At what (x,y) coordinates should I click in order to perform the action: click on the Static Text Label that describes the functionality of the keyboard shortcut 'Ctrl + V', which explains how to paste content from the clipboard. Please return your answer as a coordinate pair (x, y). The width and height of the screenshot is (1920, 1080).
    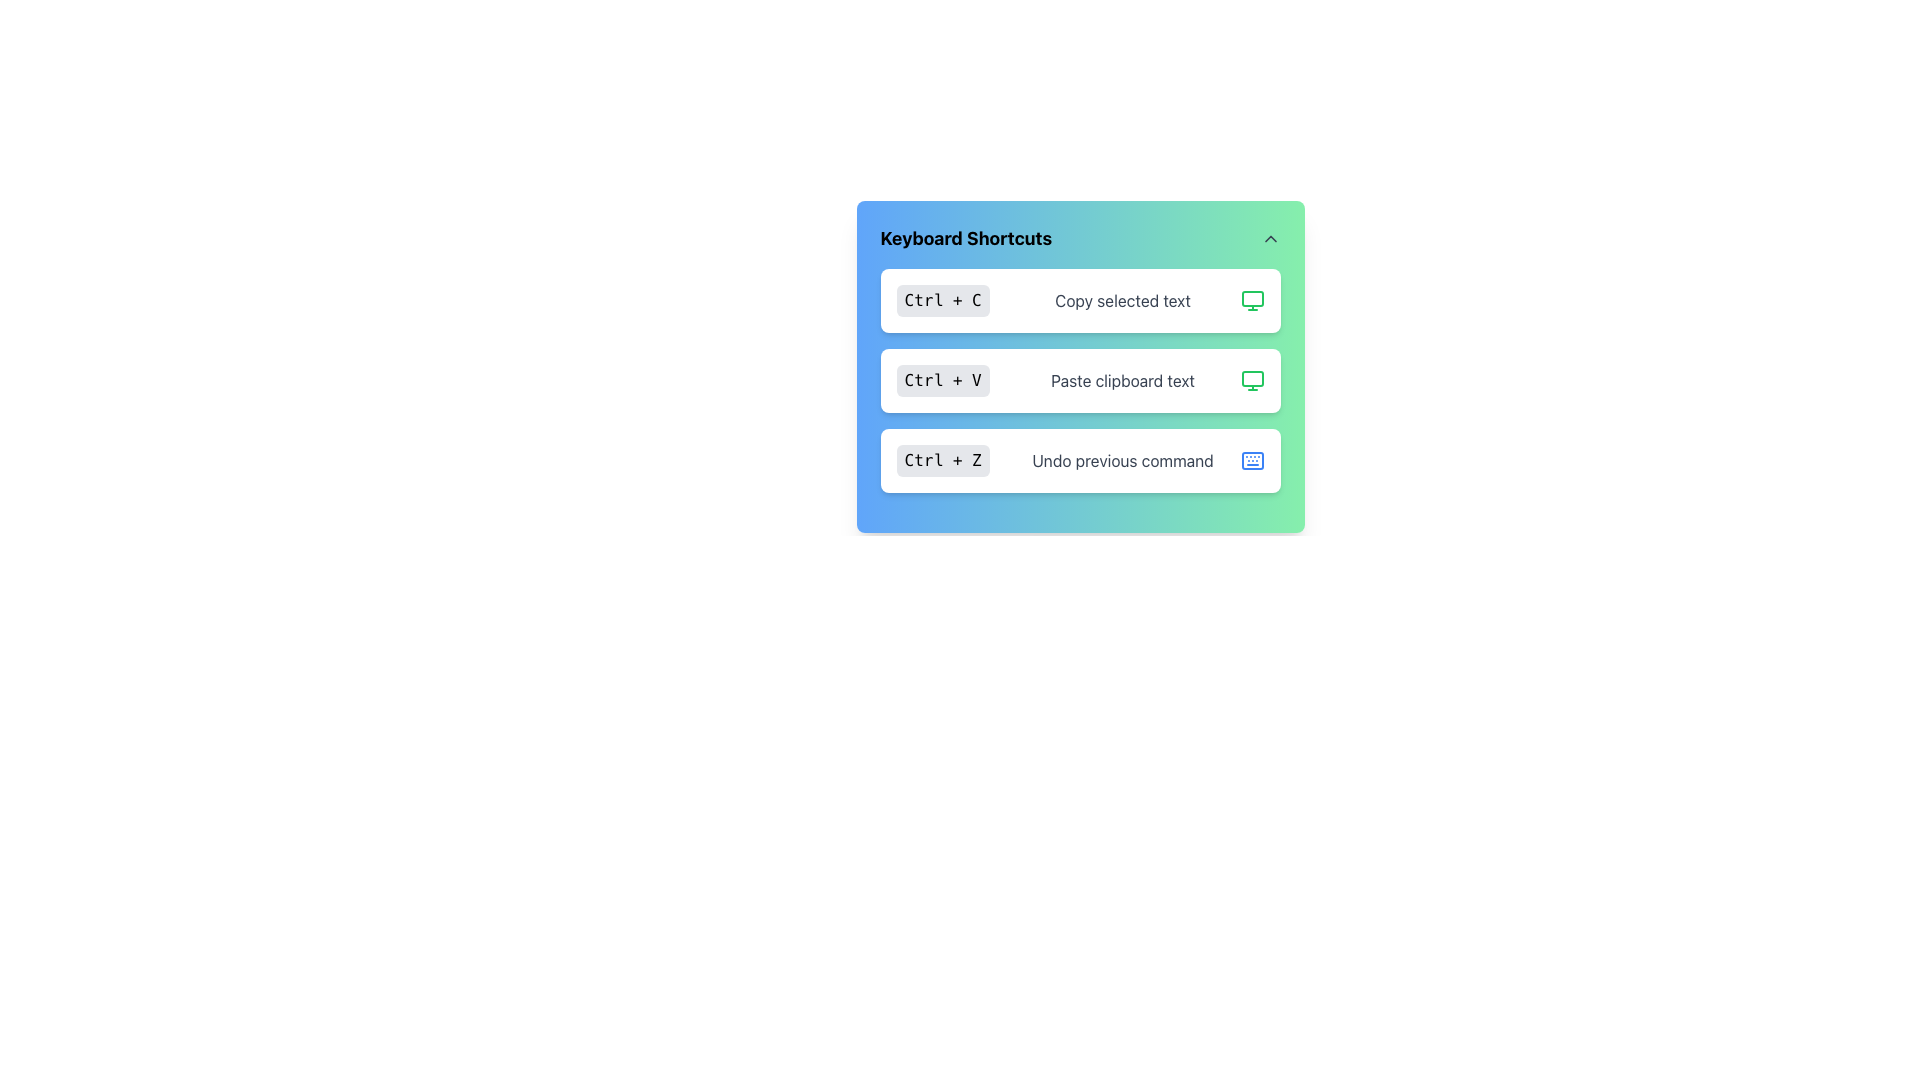
    Looking at the image, I should click on (1123, 381).